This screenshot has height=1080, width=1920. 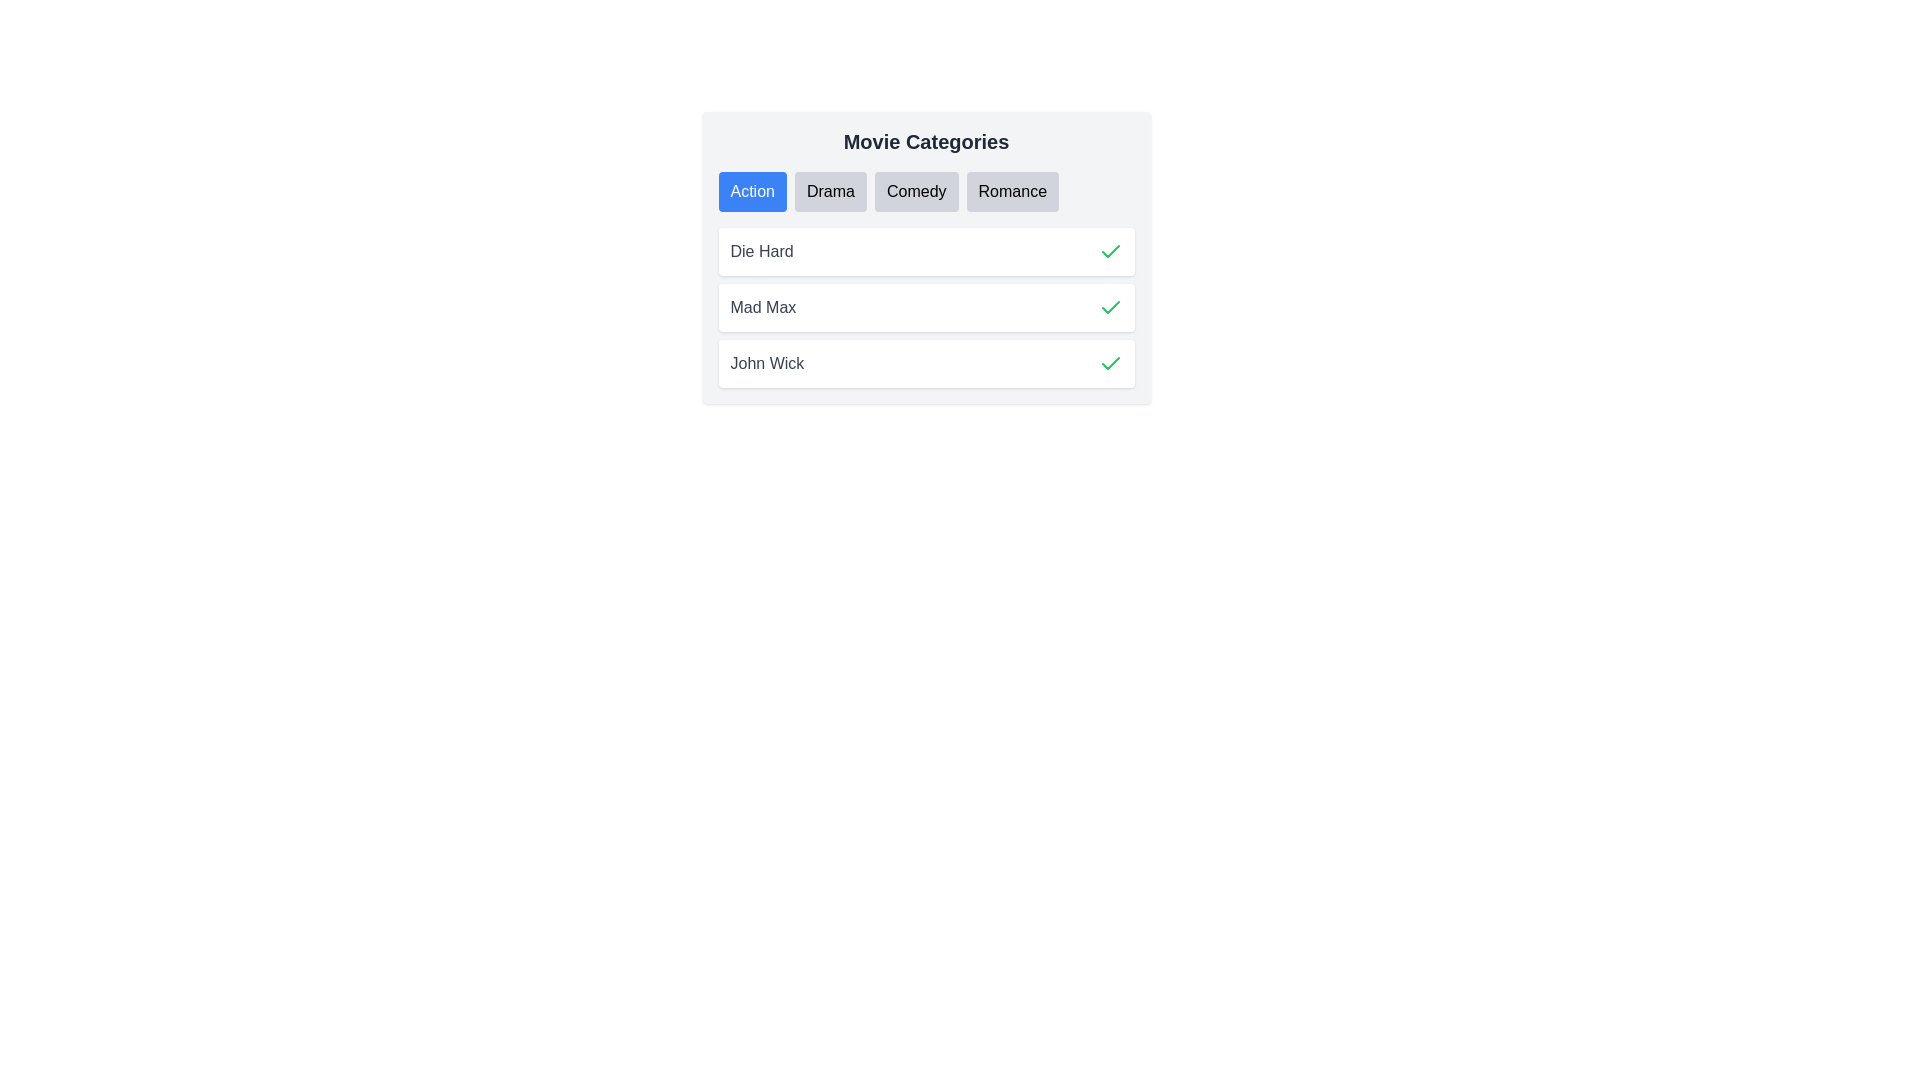 What do you see at coordinates (925, 308) in the screenshot?
I see `the 'Mad Max' list item in the 'Movie Categories' section for selection or action` at bounding box center [925, 308].